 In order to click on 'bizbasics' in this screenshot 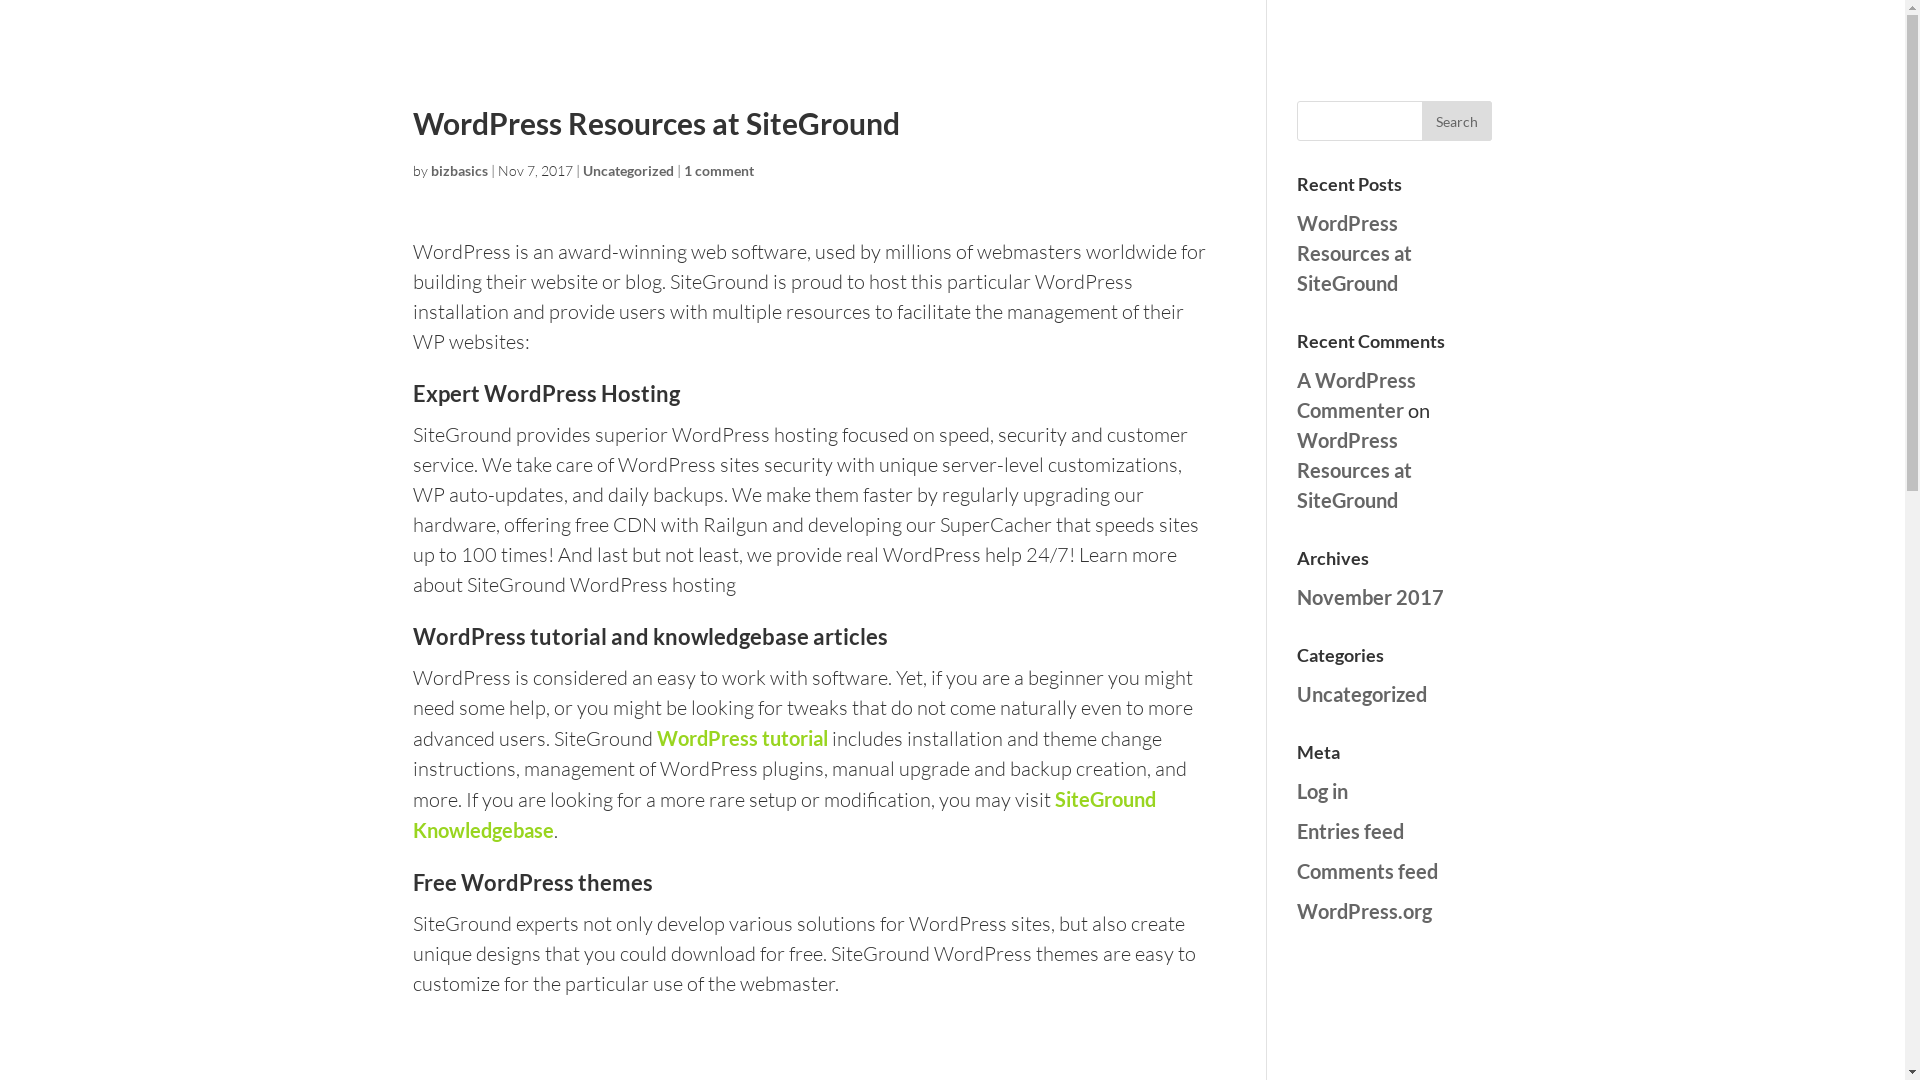, I will do `click(429, 169)`.